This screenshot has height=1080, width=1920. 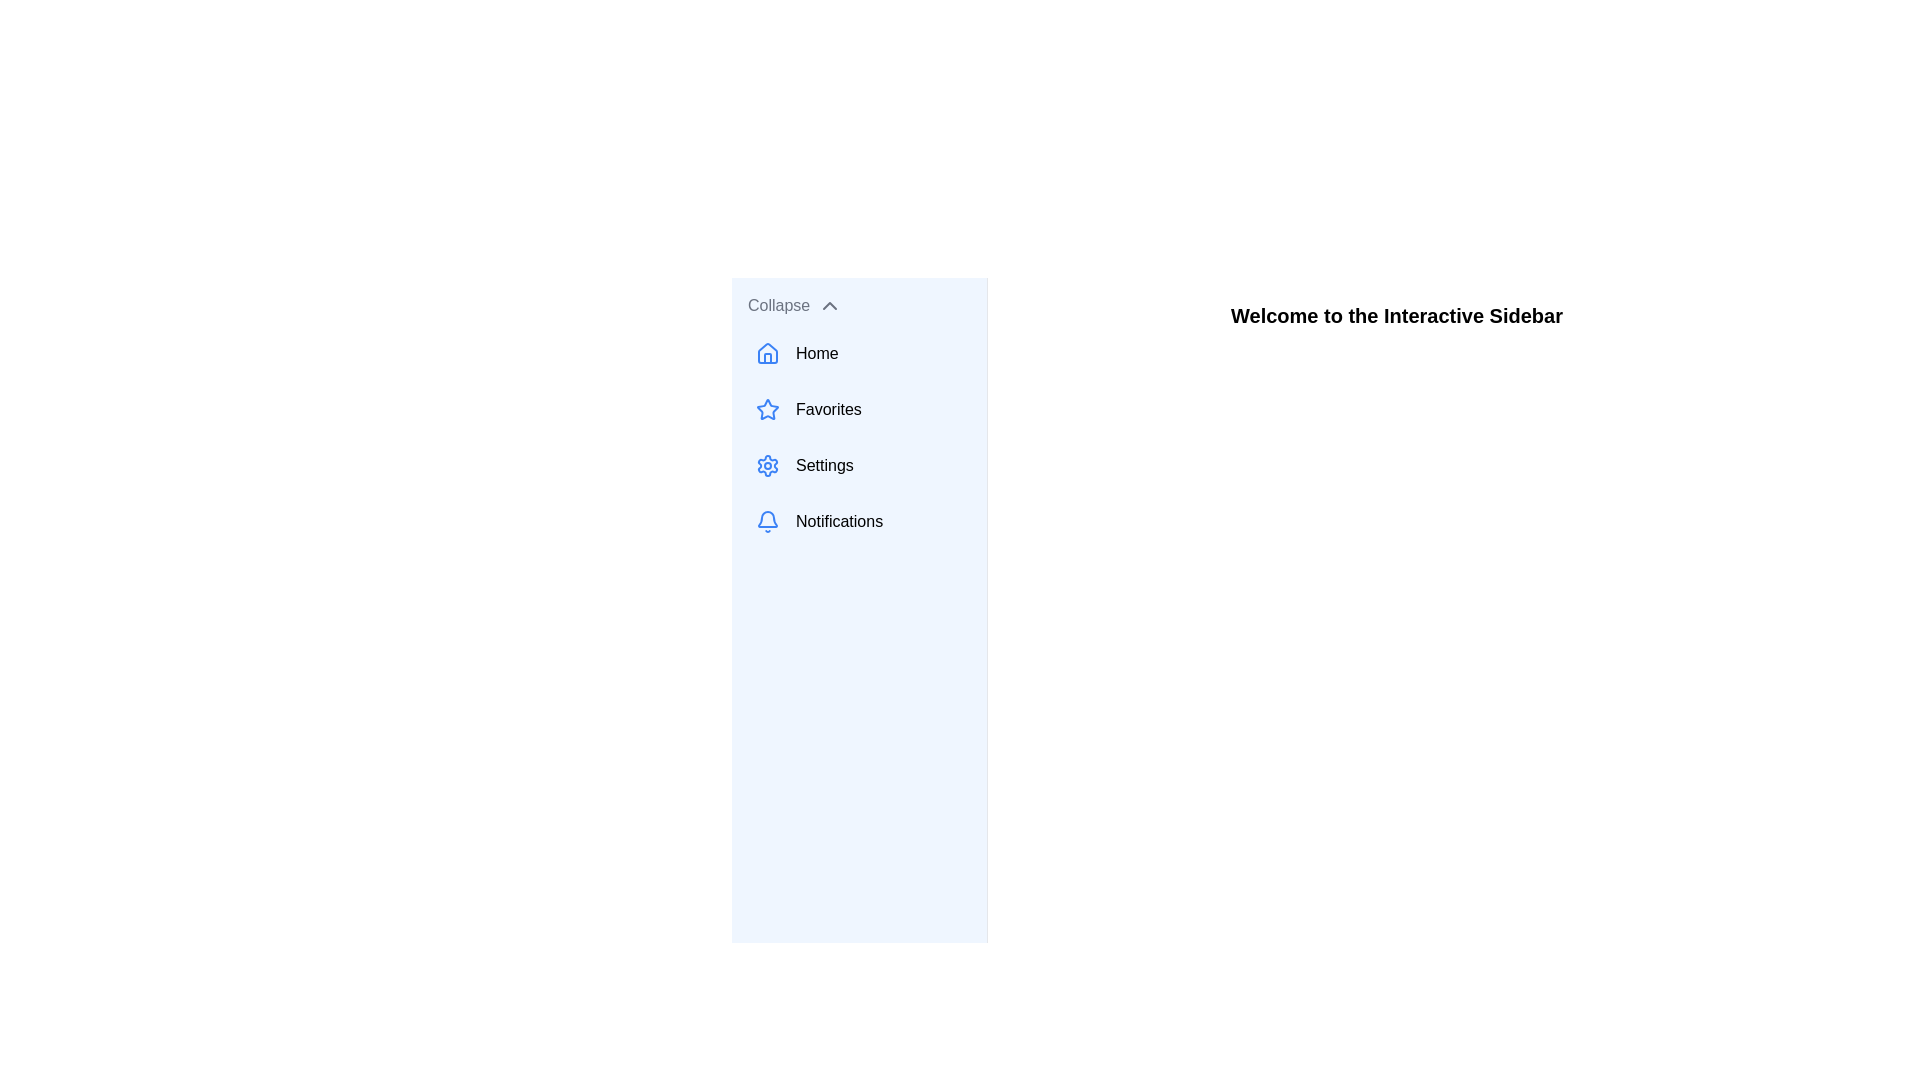 What do you see at coordinates (767, 408) in the screenshot?
I see `the 'Favorites' icon located in the navigation sidebar, which is the second element in a vertical list under a collapse button` at bounding box center [767, 408].